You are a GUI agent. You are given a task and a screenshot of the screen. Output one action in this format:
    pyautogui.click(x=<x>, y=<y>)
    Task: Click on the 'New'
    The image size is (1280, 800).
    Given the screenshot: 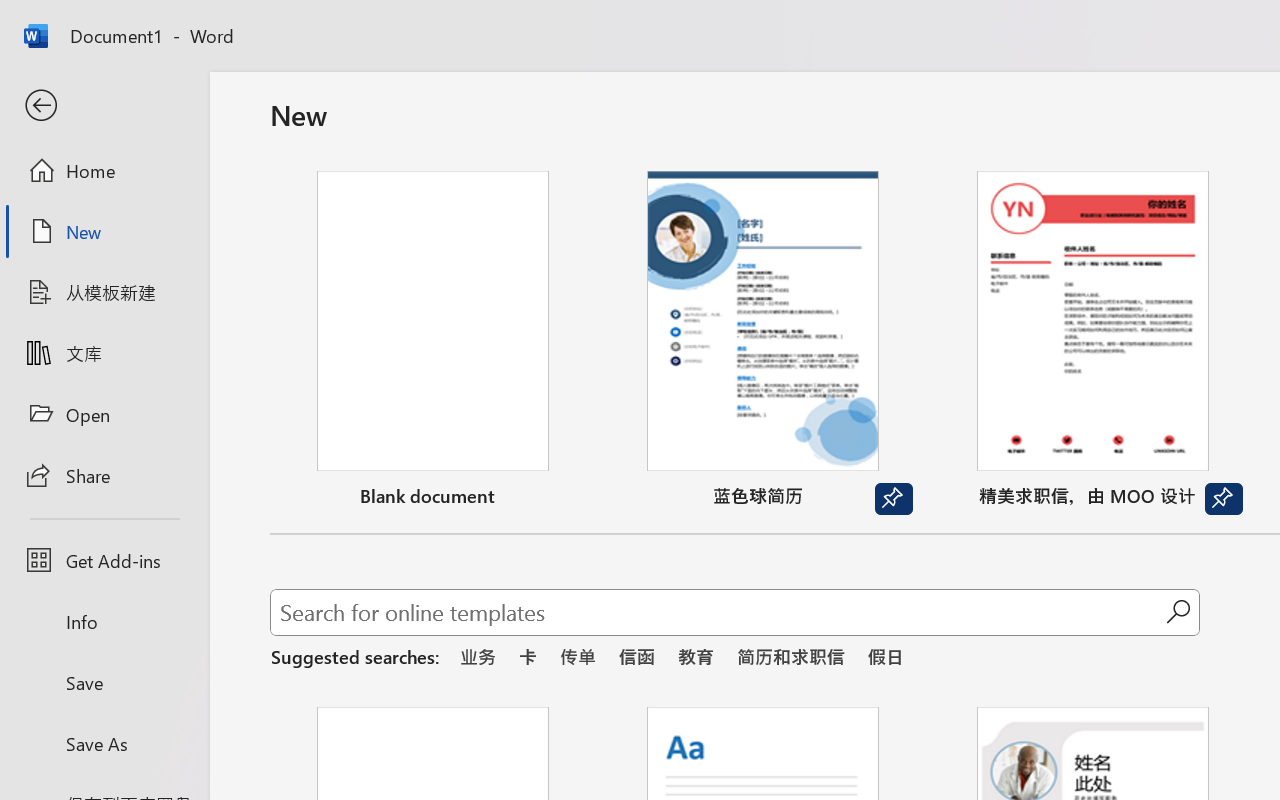 What is the action you would take?
    pyautogui.click(x=103, y=231)
    